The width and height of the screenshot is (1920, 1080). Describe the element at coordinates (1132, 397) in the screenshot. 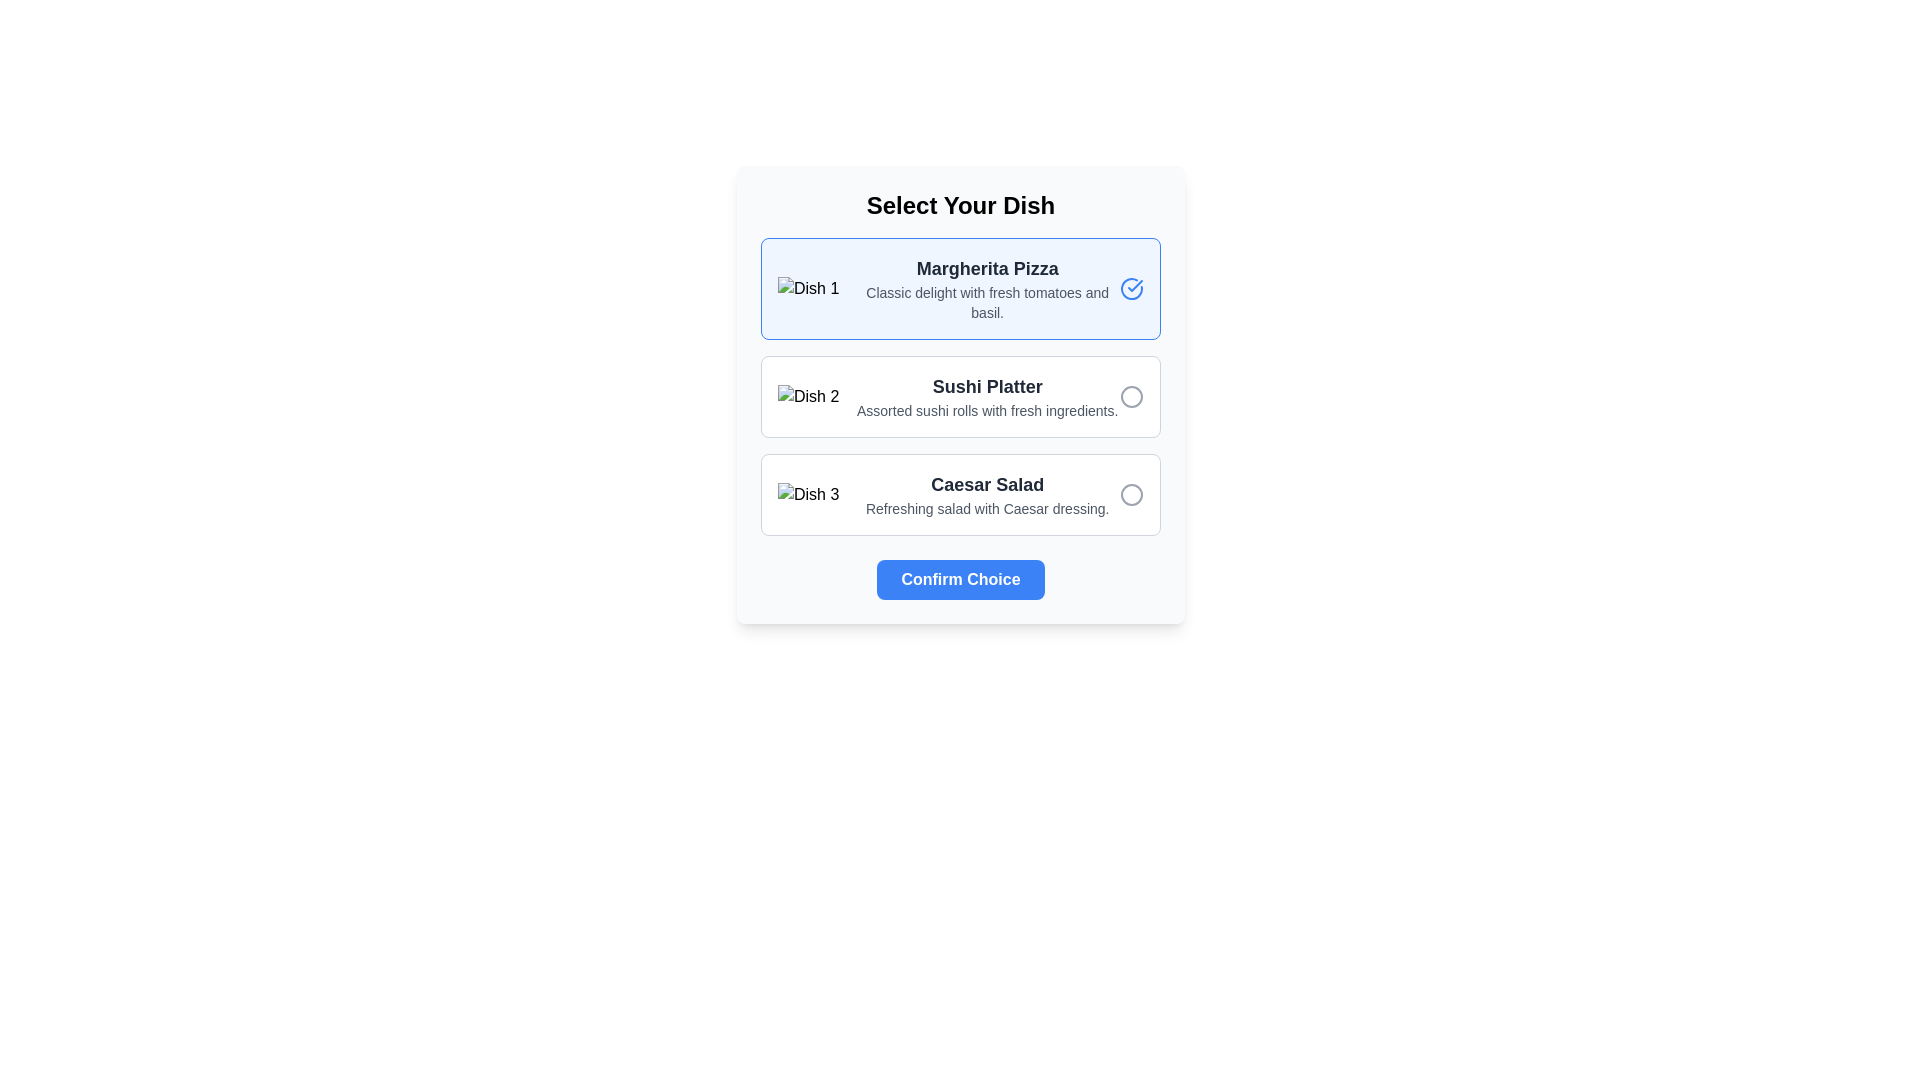

I see `the unselected radio button with a gray border next to the 'Sushi Platter' option` at that location.